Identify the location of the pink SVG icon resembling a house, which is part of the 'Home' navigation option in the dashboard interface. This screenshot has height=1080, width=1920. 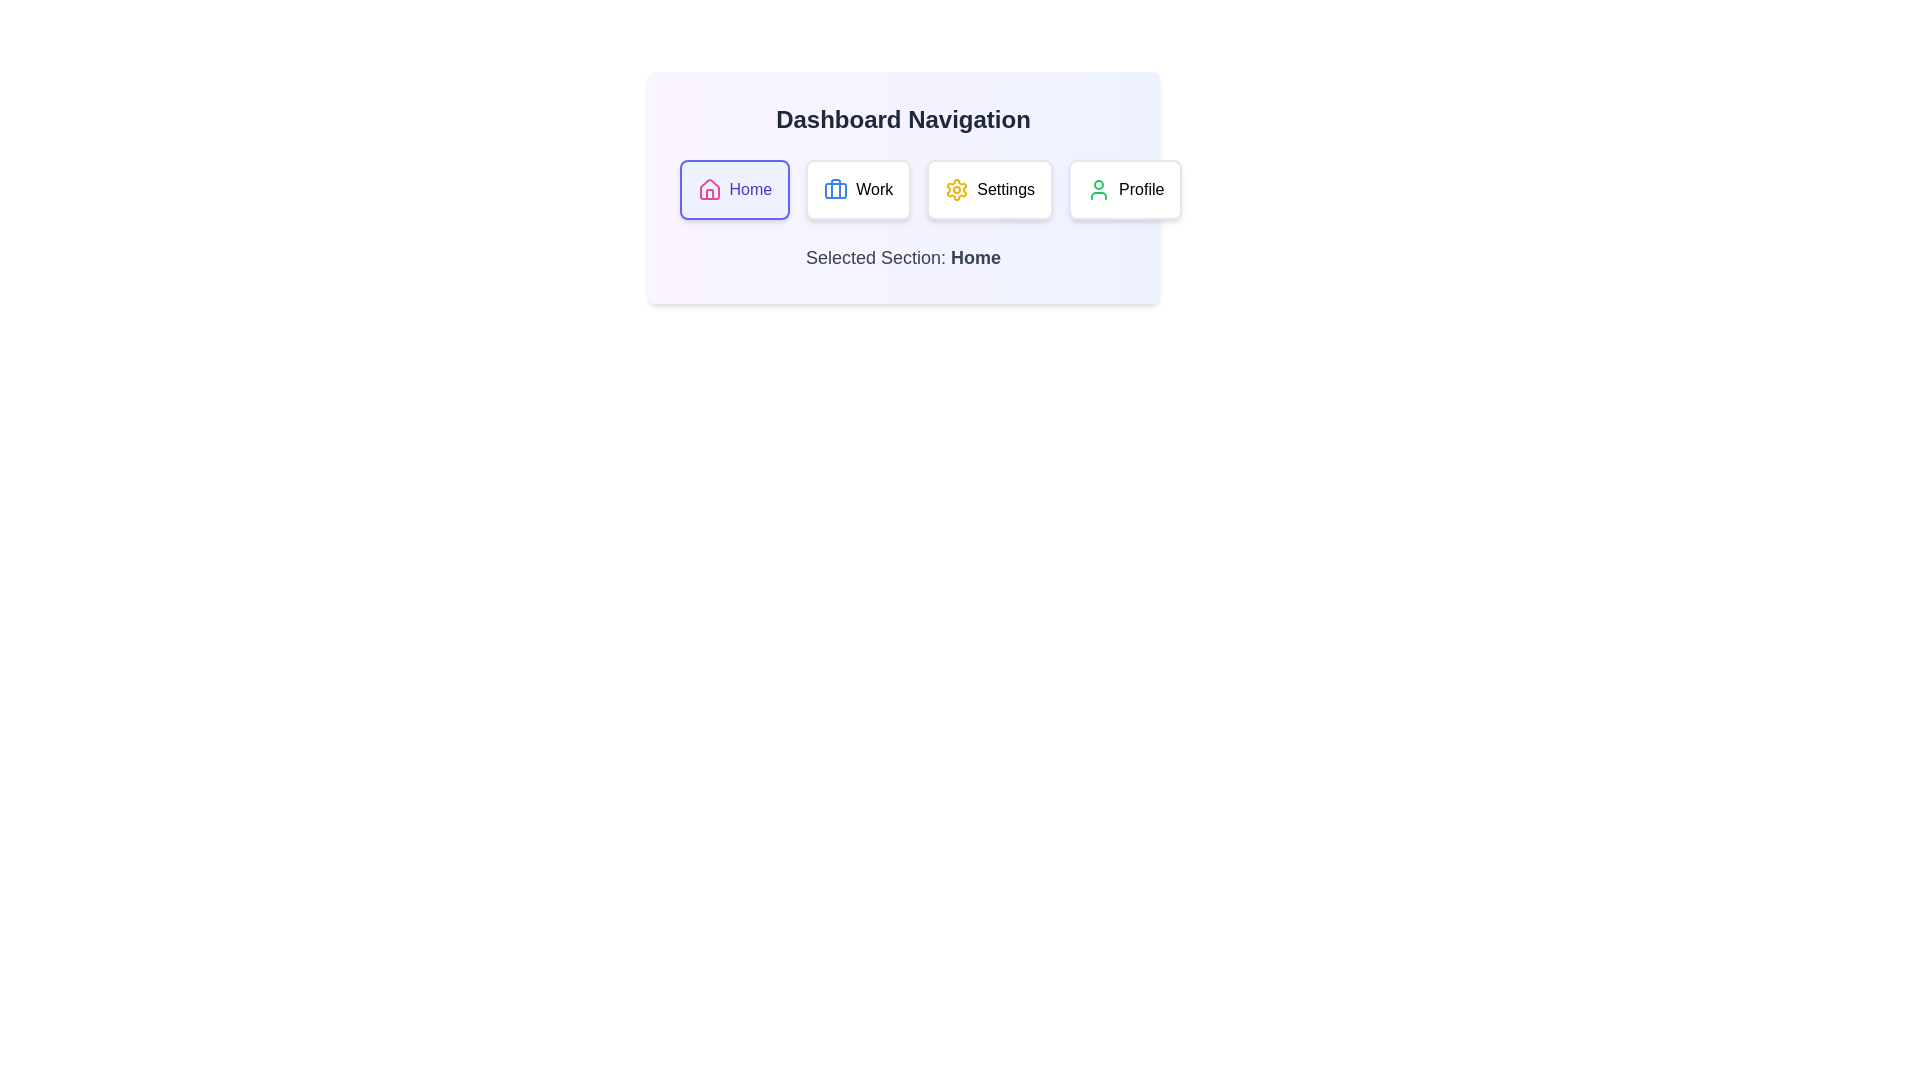
(709, 189).